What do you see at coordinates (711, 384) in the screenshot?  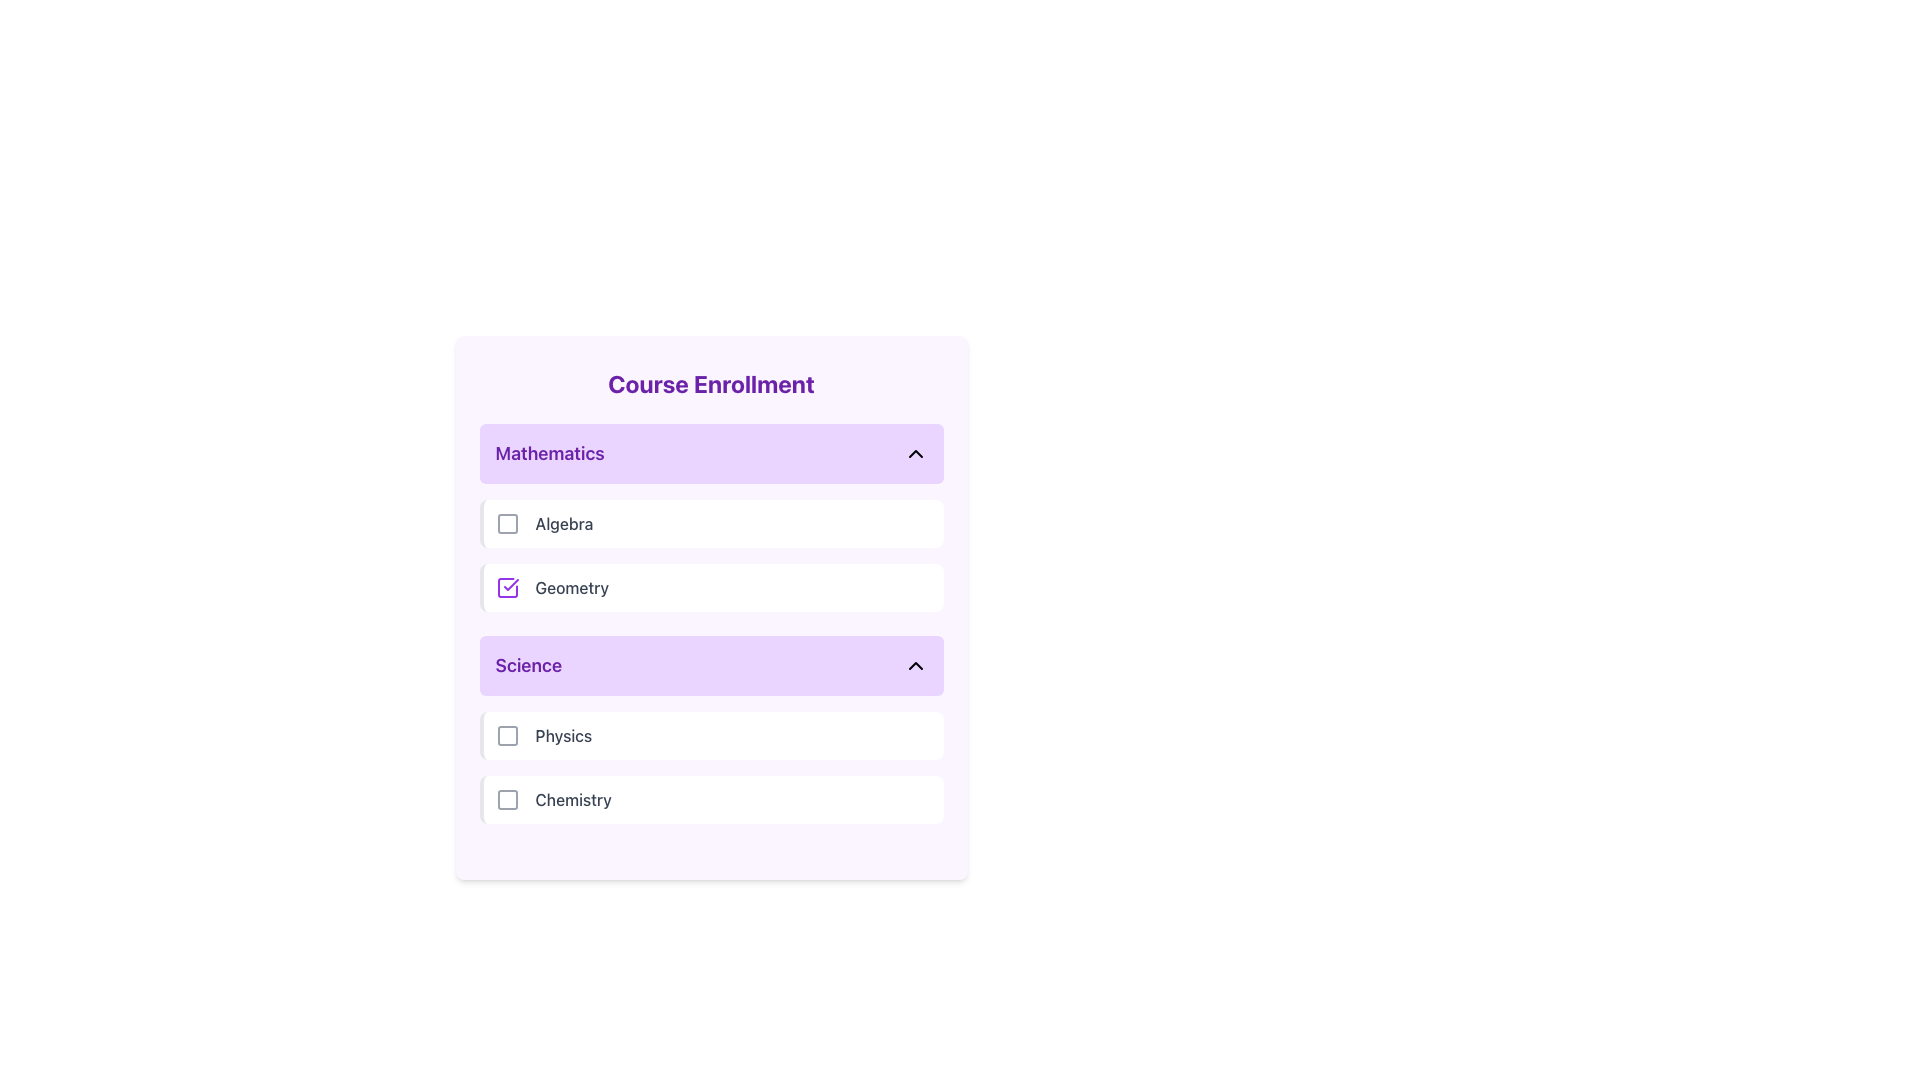 I see `header text labeled 'Course Enrollment', which is styled in large, bold, and centered purple font at the top center of the panel` at bounding box center [711, 384].